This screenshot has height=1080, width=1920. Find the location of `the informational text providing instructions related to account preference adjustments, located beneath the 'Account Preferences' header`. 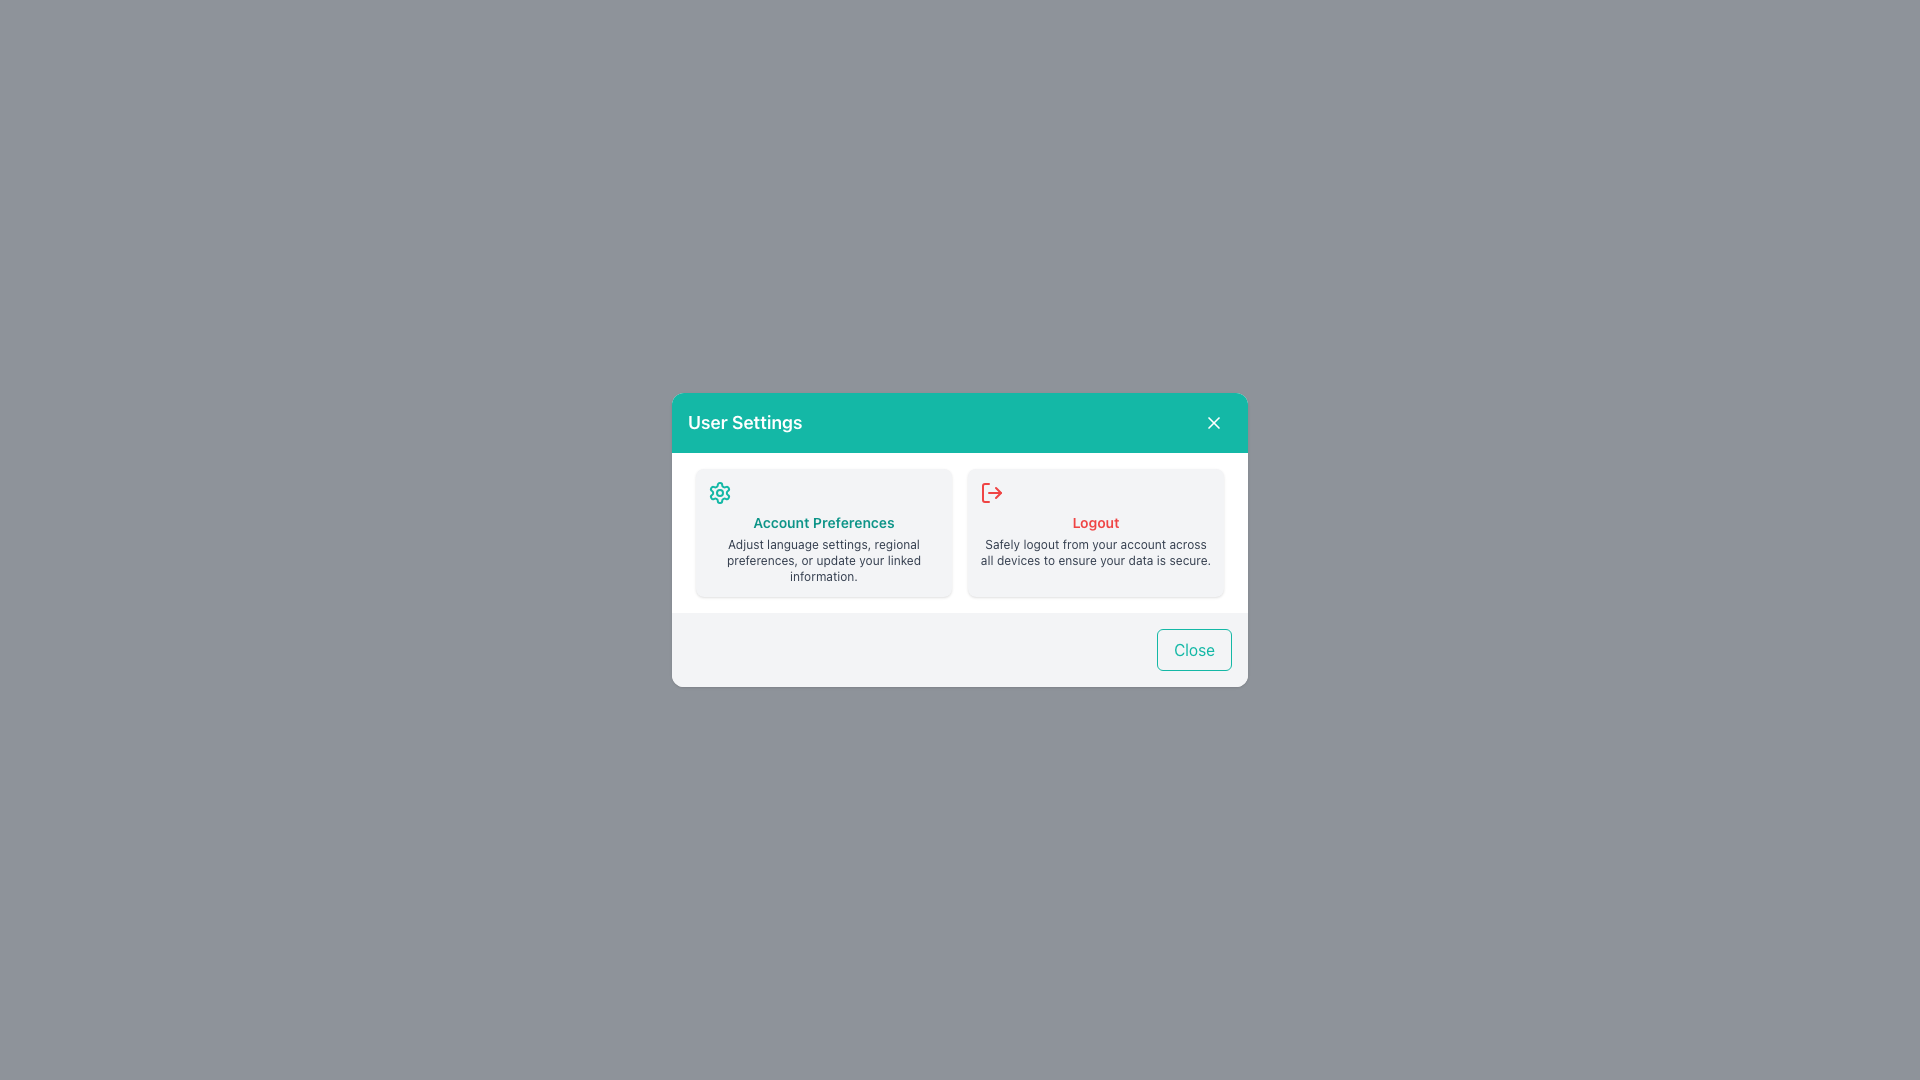

the informational text providing instructions related to account preference adjustments, located beneath the 'Account Preferences' header is located at coordinates (824, 560).